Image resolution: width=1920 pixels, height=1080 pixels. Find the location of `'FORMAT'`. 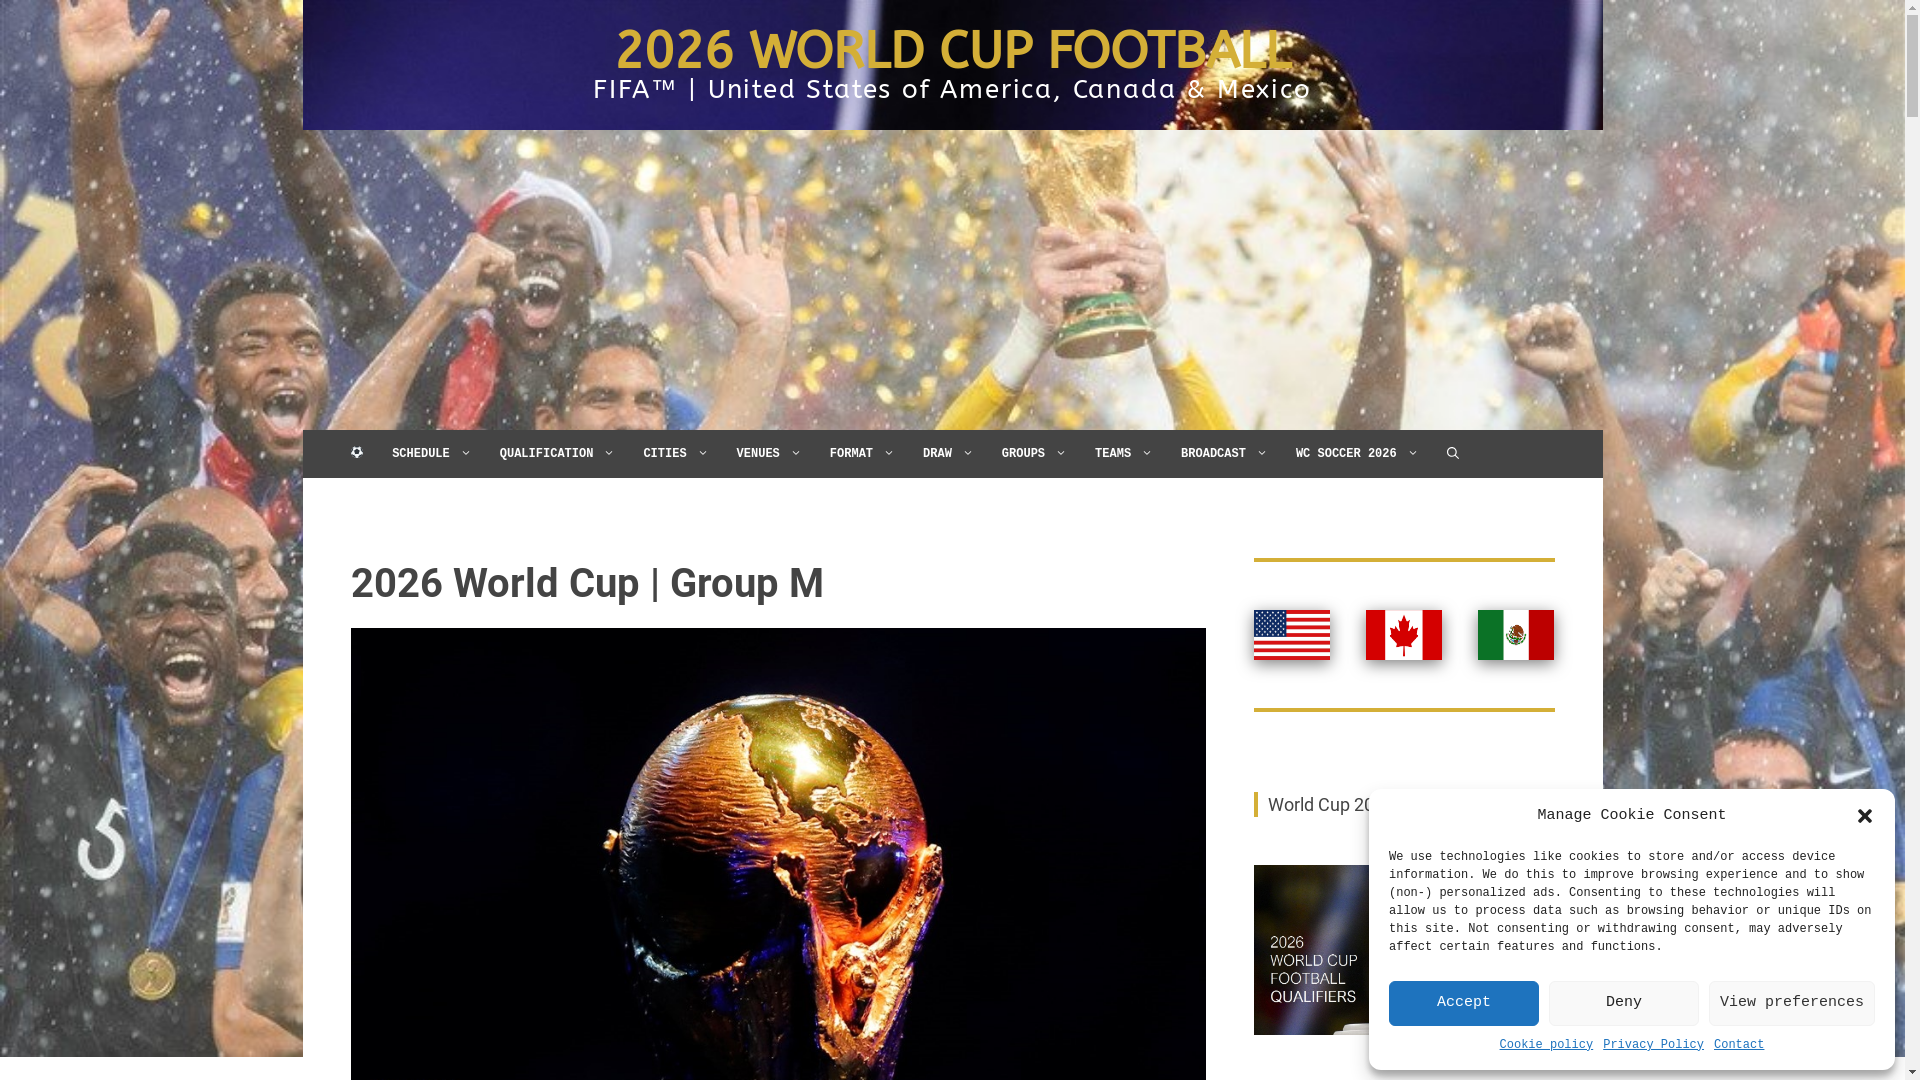

'FORMAT' is located at coordinates (862, 454).